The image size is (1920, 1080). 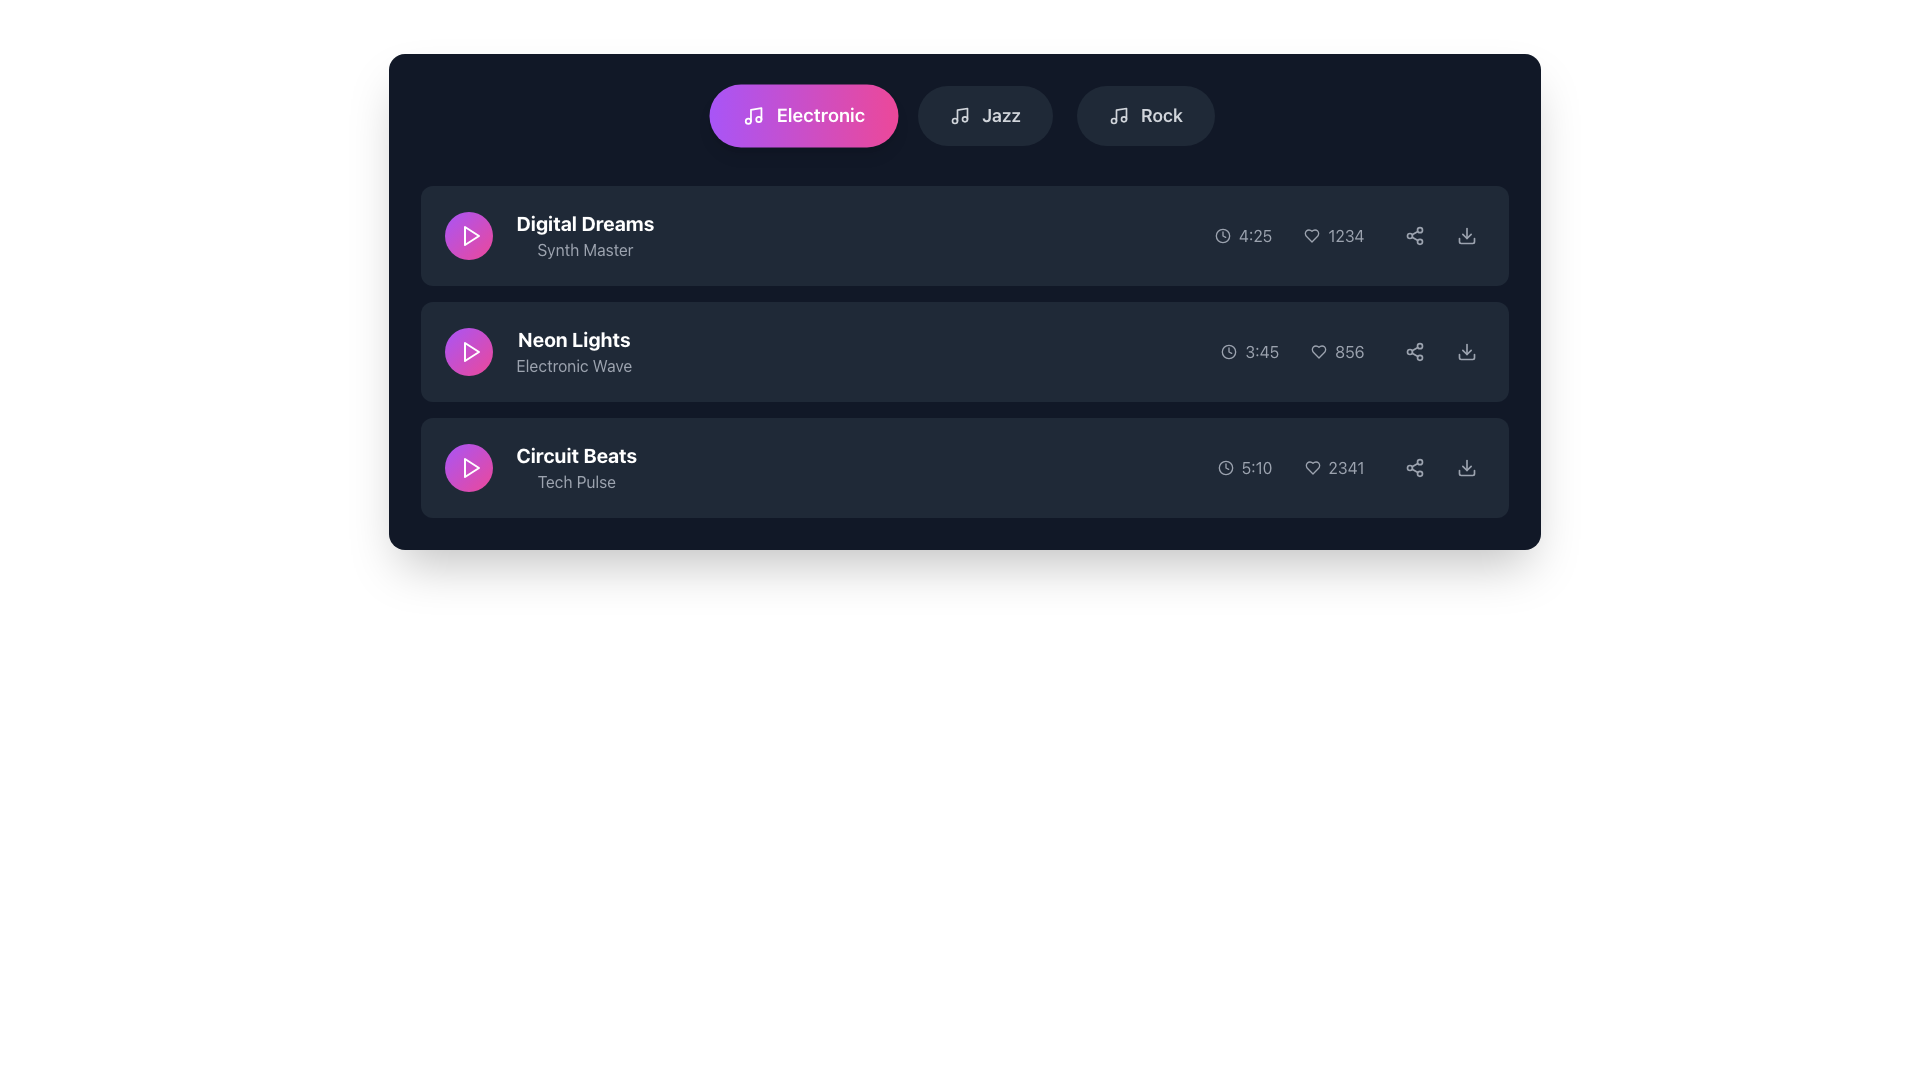 I want to click on the text label displaying 'Electronic Wave', which is positioned below the title 'Neon Lights' in the interface, so click(x=573, y=366).